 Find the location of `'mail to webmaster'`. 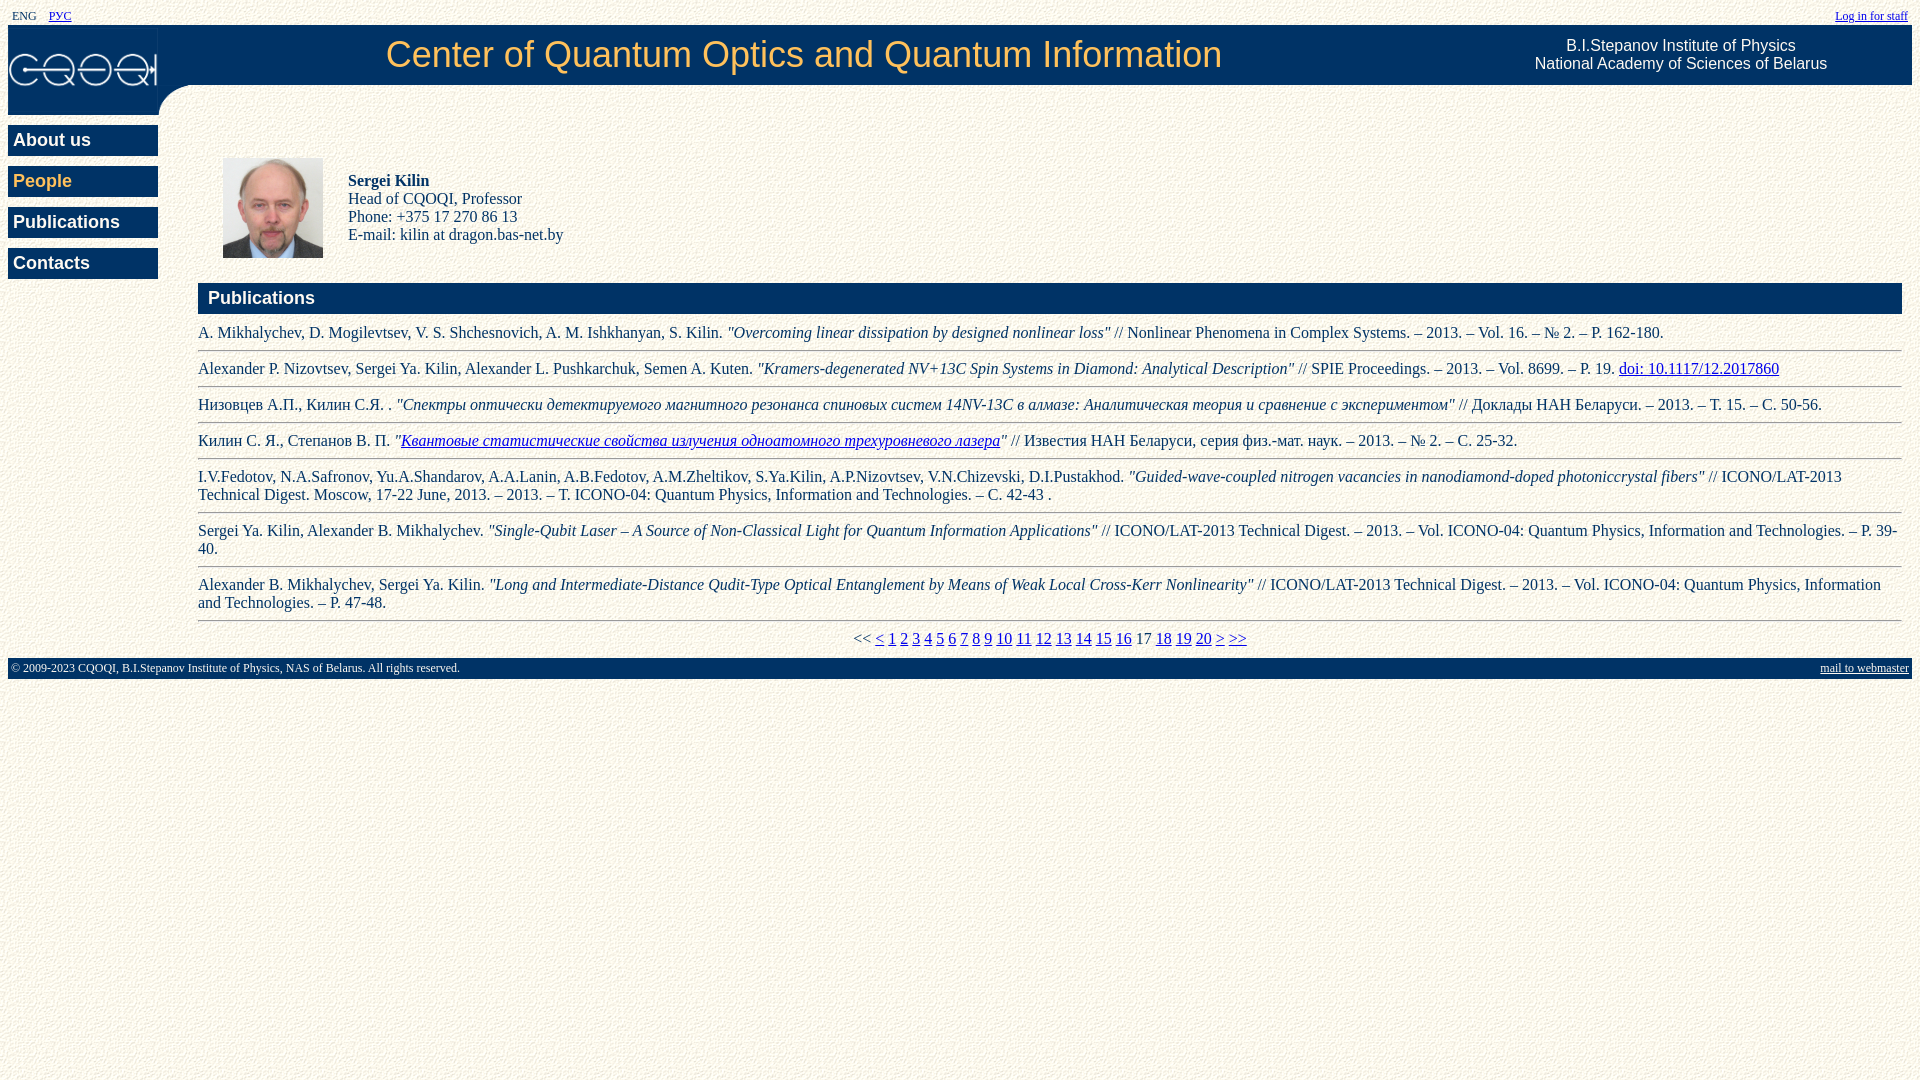

'mail to webmaster' is located at coordinates (1863, 667).